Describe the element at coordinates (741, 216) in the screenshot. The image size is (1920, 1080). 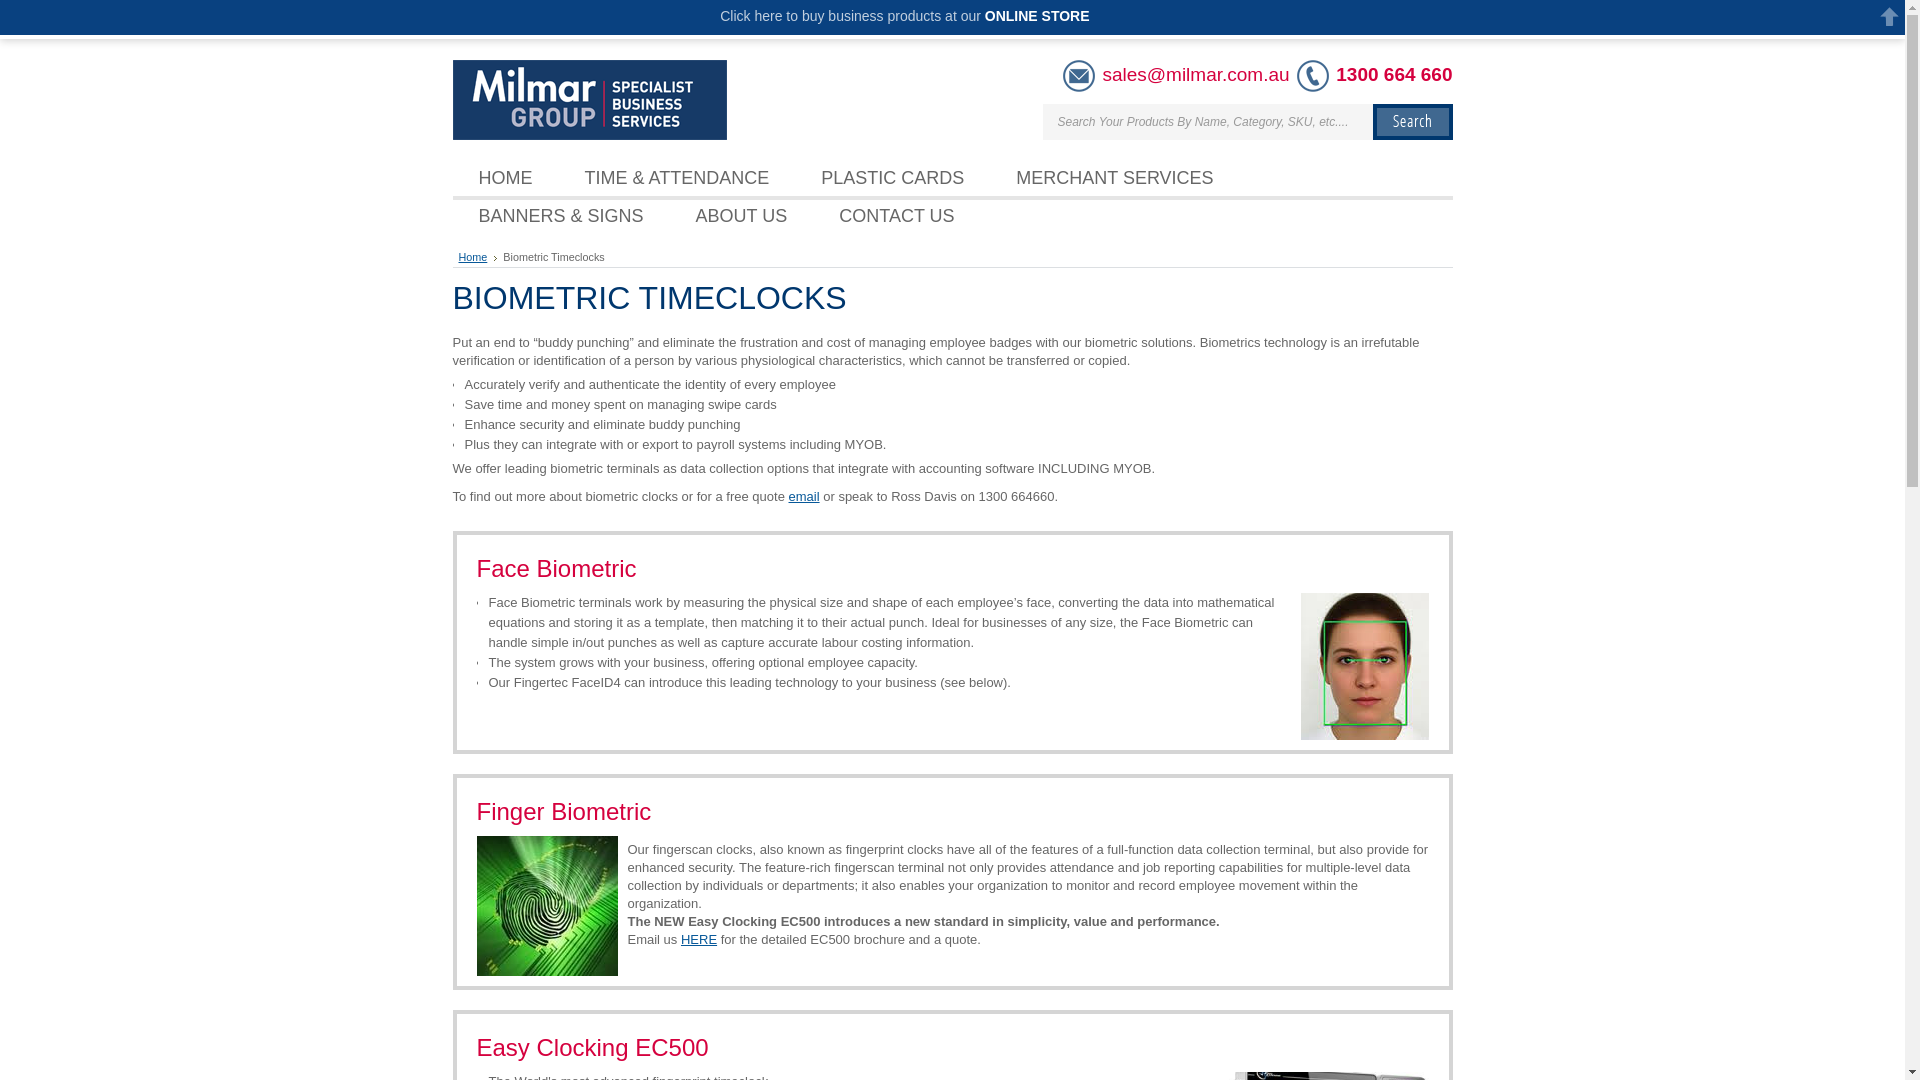
I see `'ABOUT US'` at that location.